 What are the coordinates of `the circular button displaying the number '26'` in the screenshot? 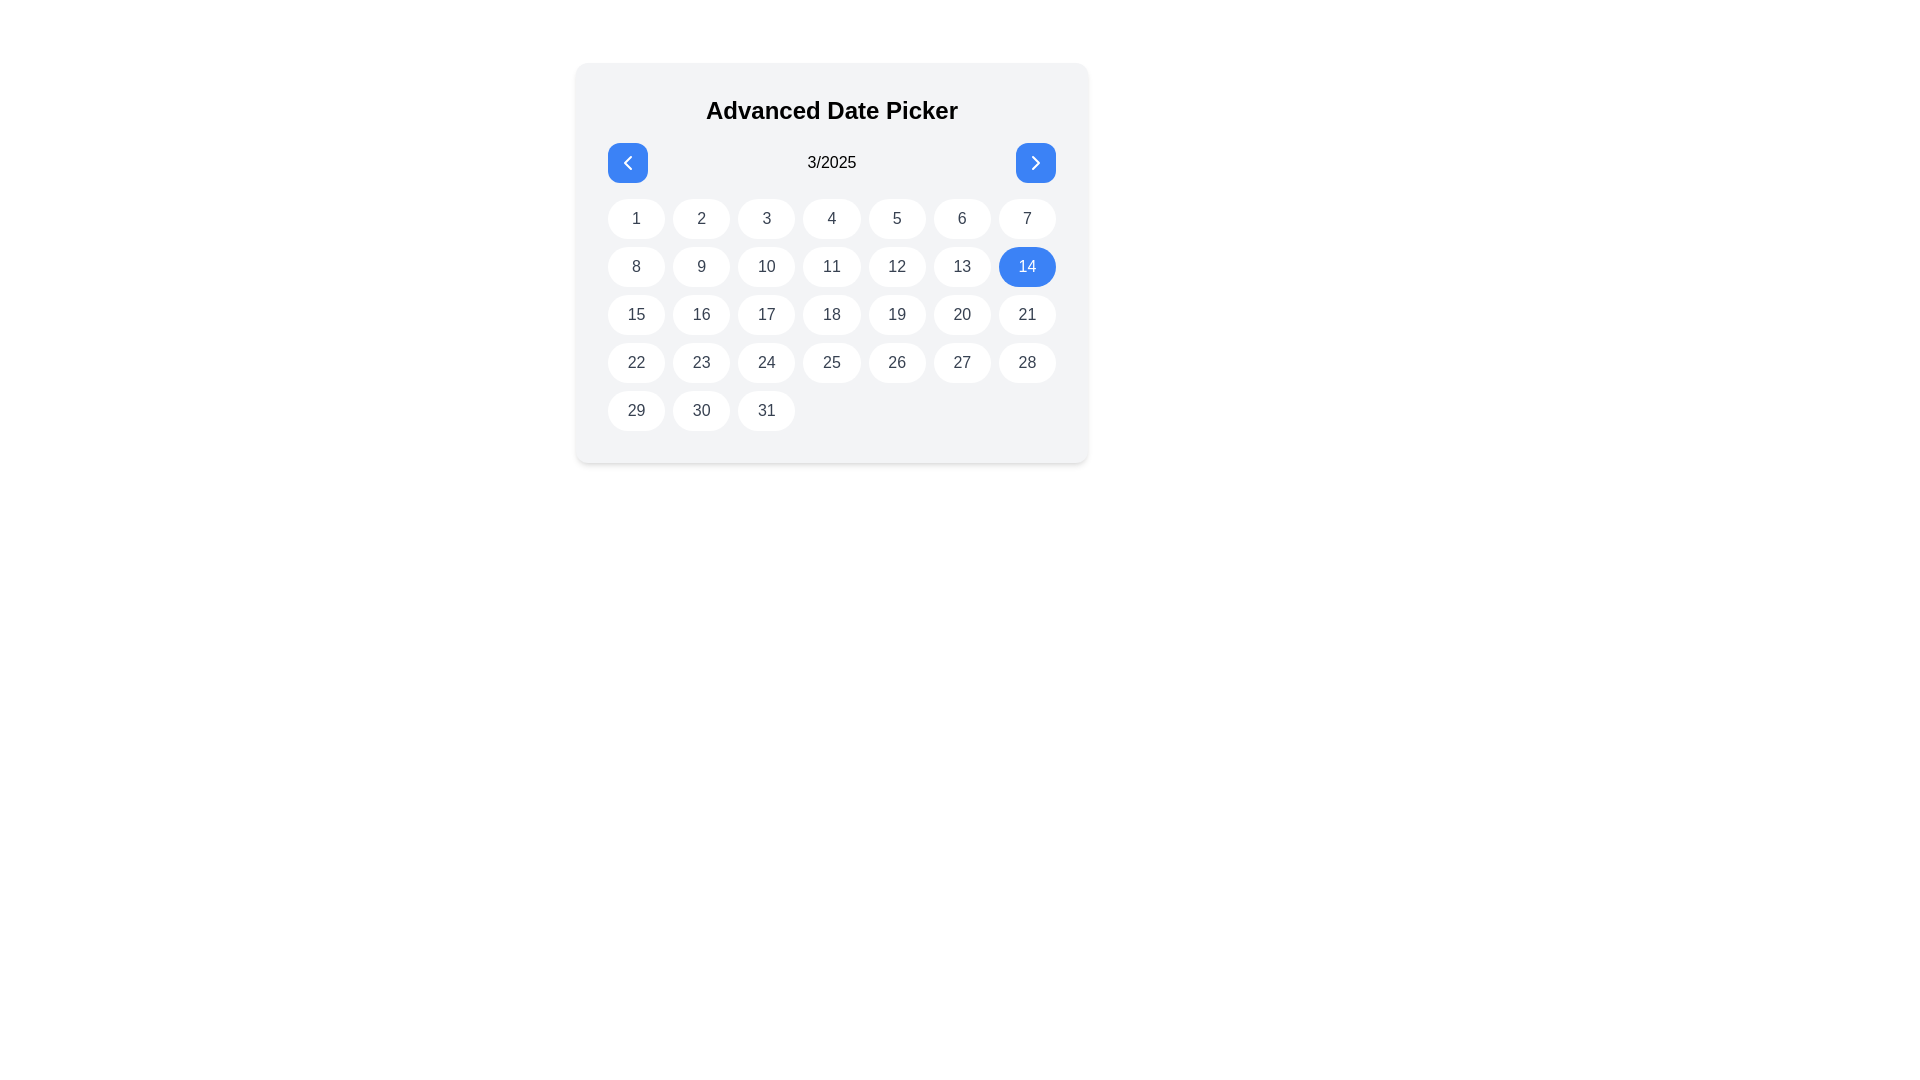 It's located at (896, 362).